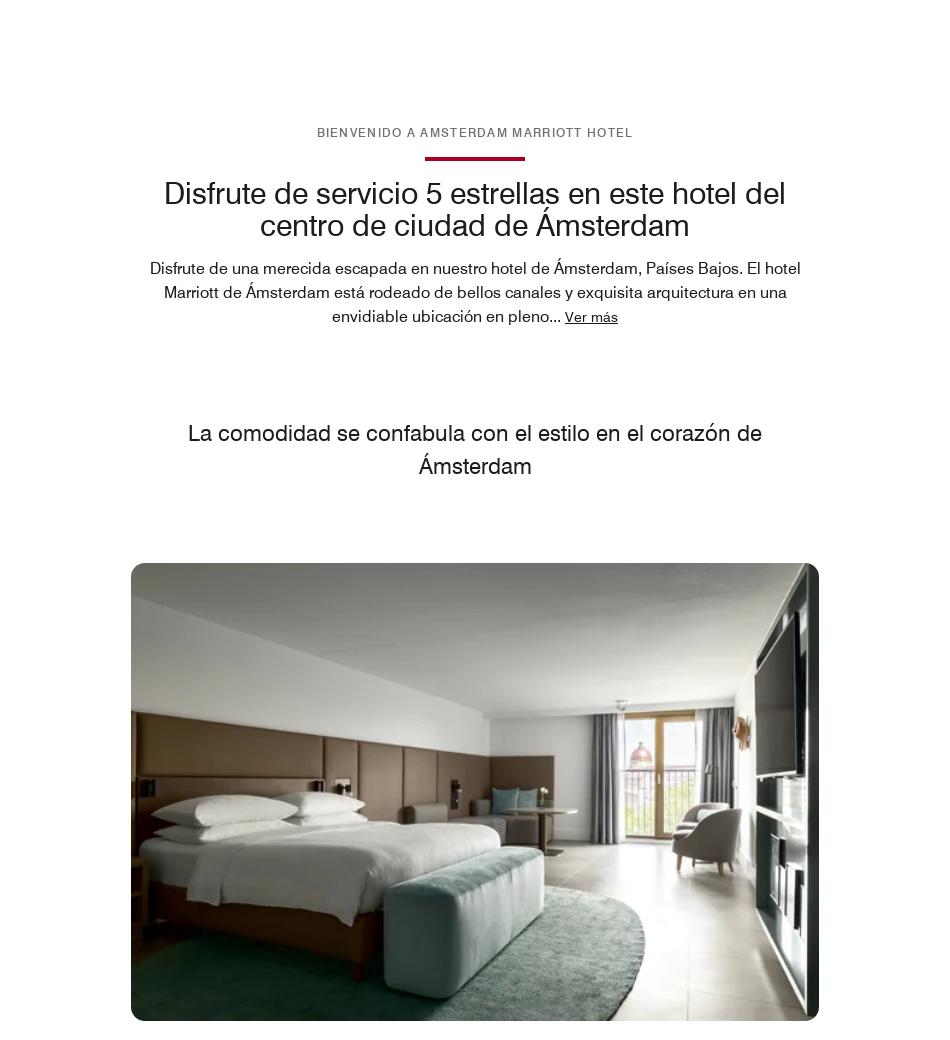 The width and height of the screenshot is (950, 1040). I want to click on 'Stadhouderskade 12,', so click(213, 728).